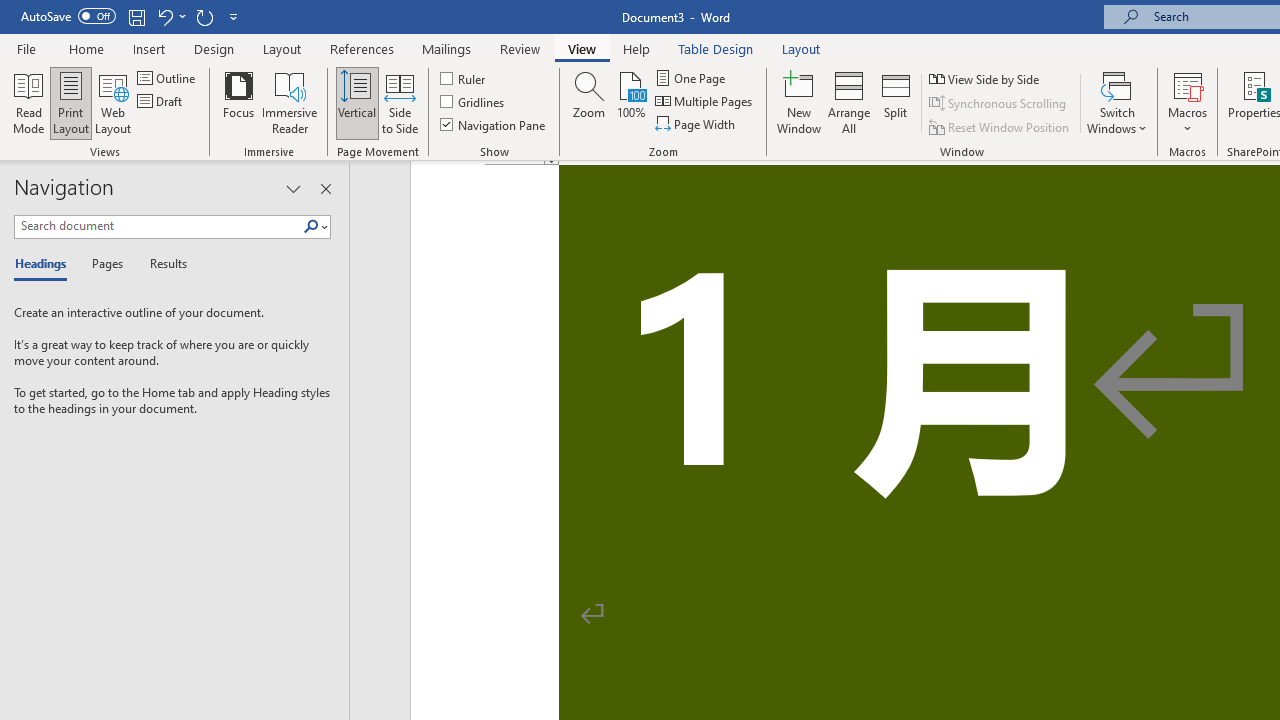 The width and height of the screenshot is (1280, 720). What do you see at coordinates (463, 77) in the screenshot?
I see `'Ruler'` at bounding box center [463, 77].